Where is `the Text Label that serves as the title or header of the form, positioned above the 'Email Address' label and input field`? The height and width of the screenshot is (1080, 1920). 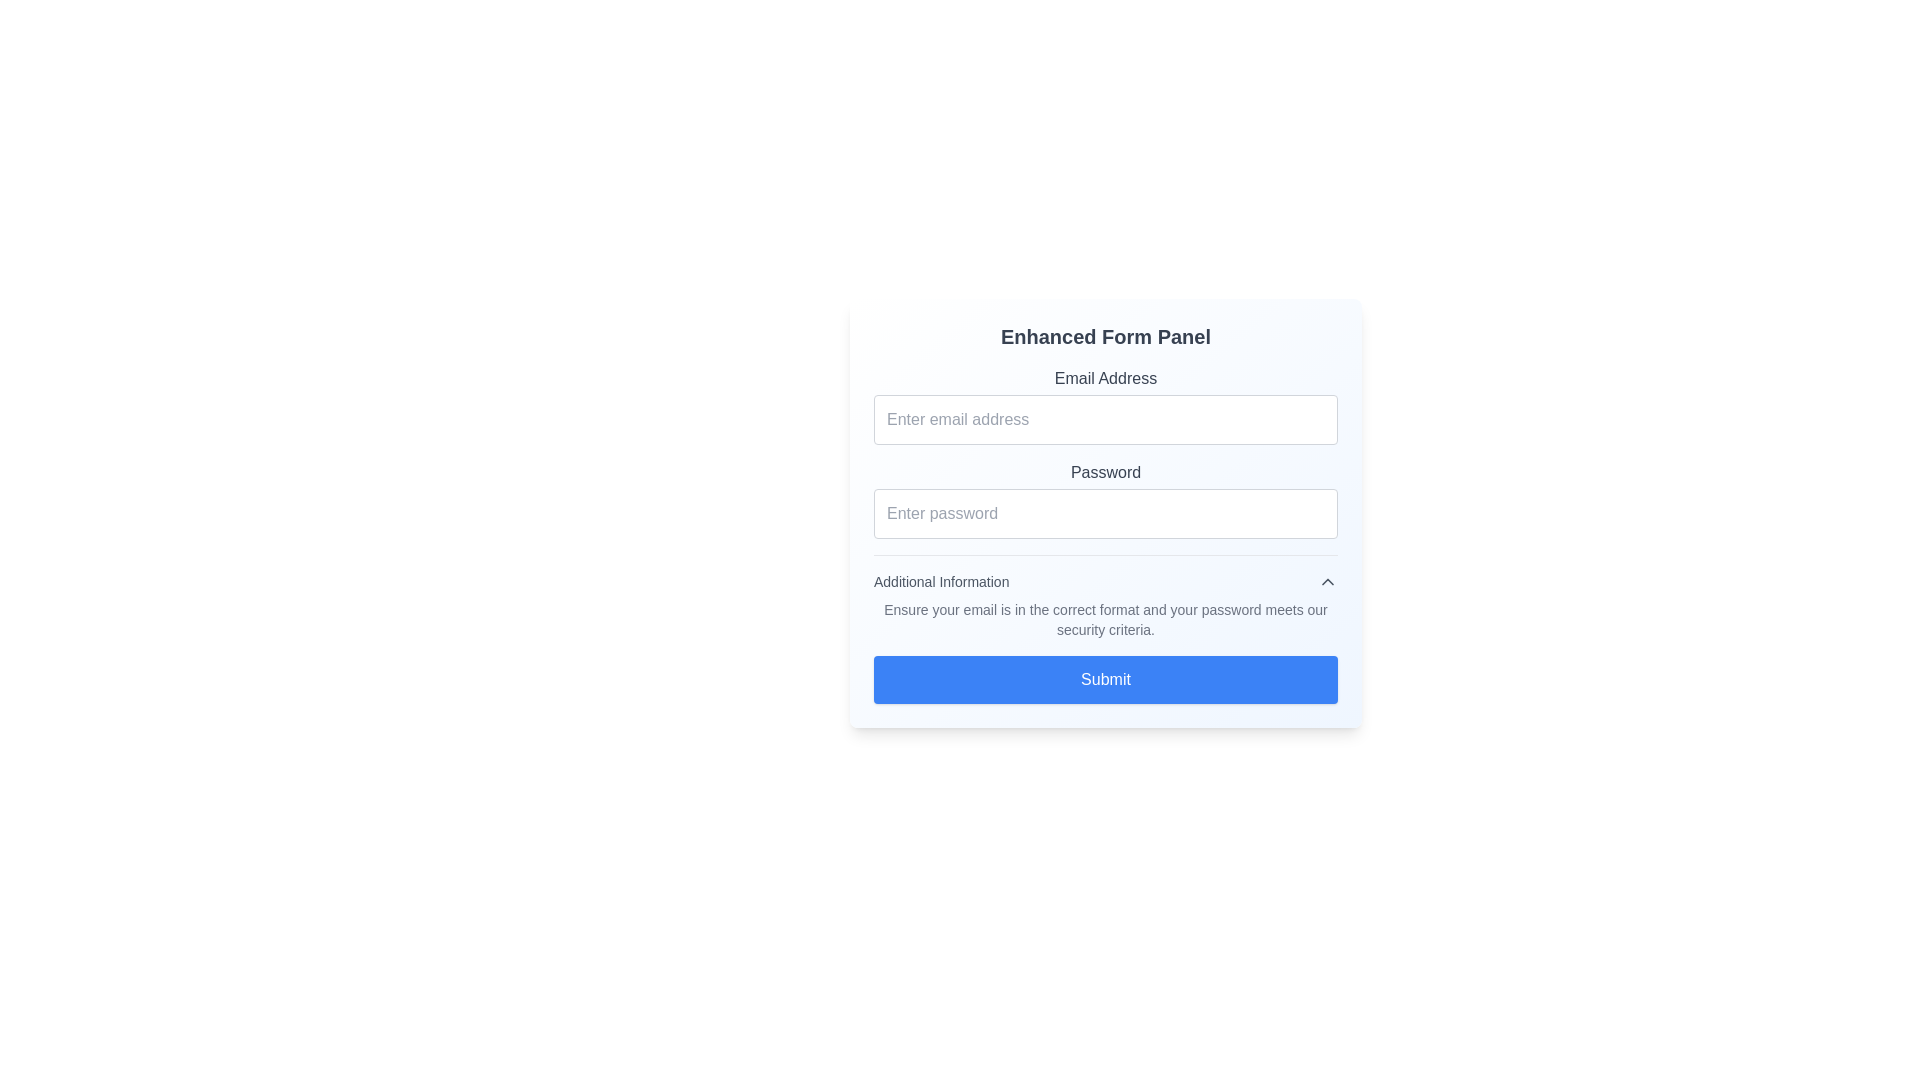 the Text Label that serves as the title or header of the form, positioned above the 'Email Address' label and input field is located at coordinates (1104, 335).